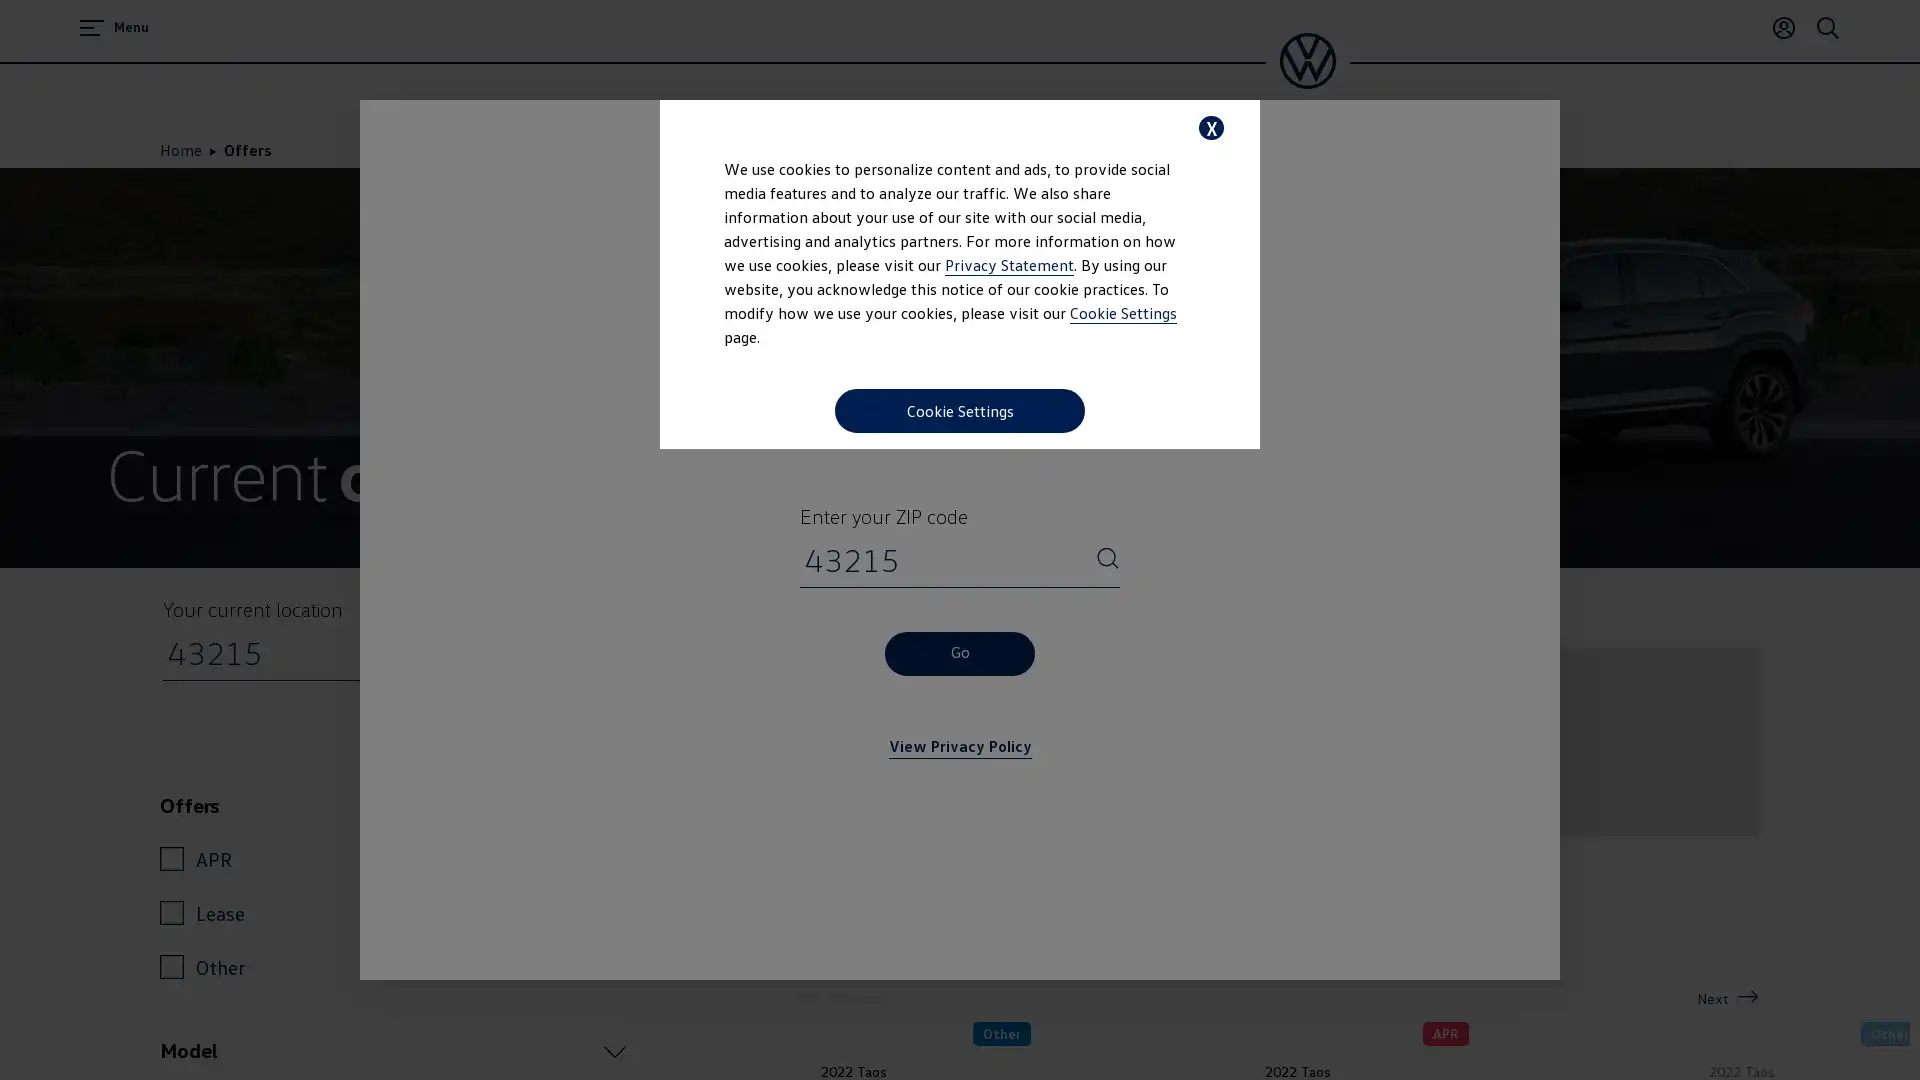 Image resolution: width=1920 pixels, height=1080 pixels. I want to click on Cookie Settings, so click(960, 410).